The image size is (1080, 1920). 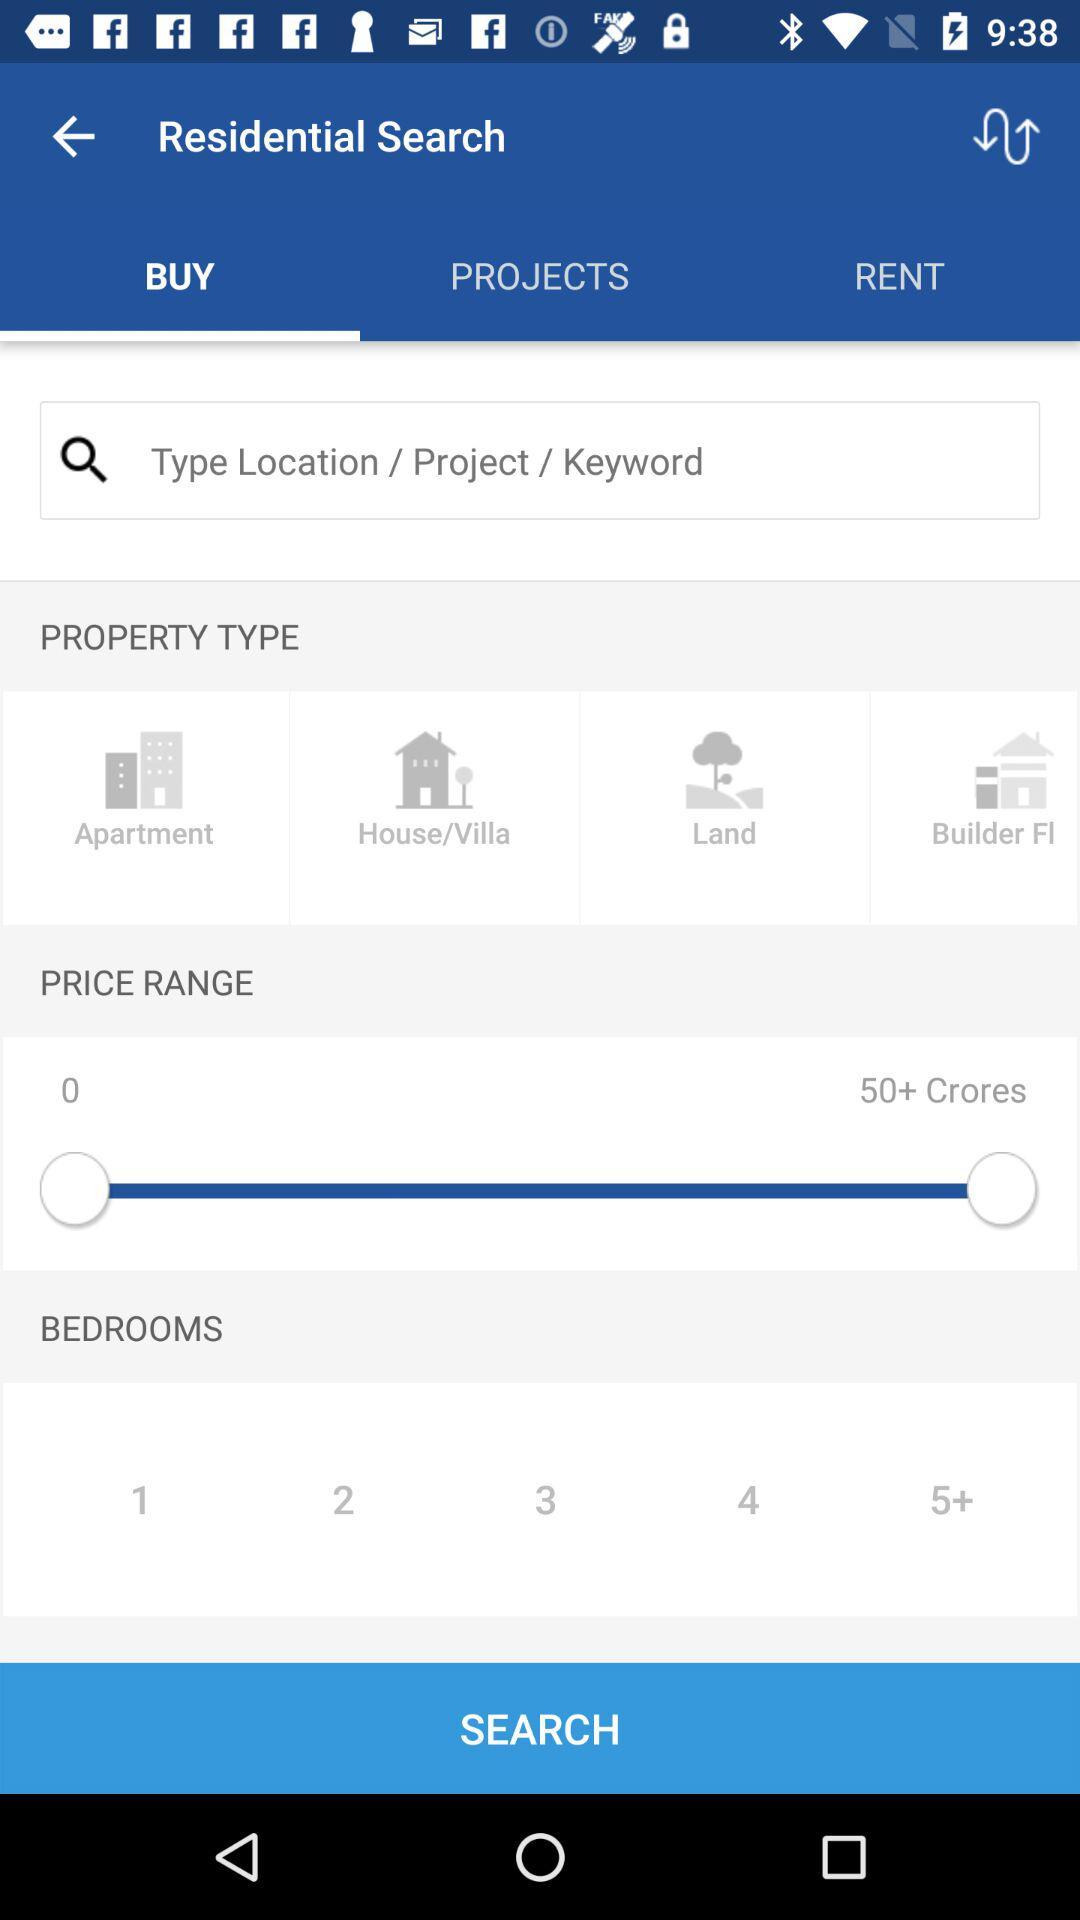 I want to click on the icon to the right of 1, so click(x=342, y=1499).